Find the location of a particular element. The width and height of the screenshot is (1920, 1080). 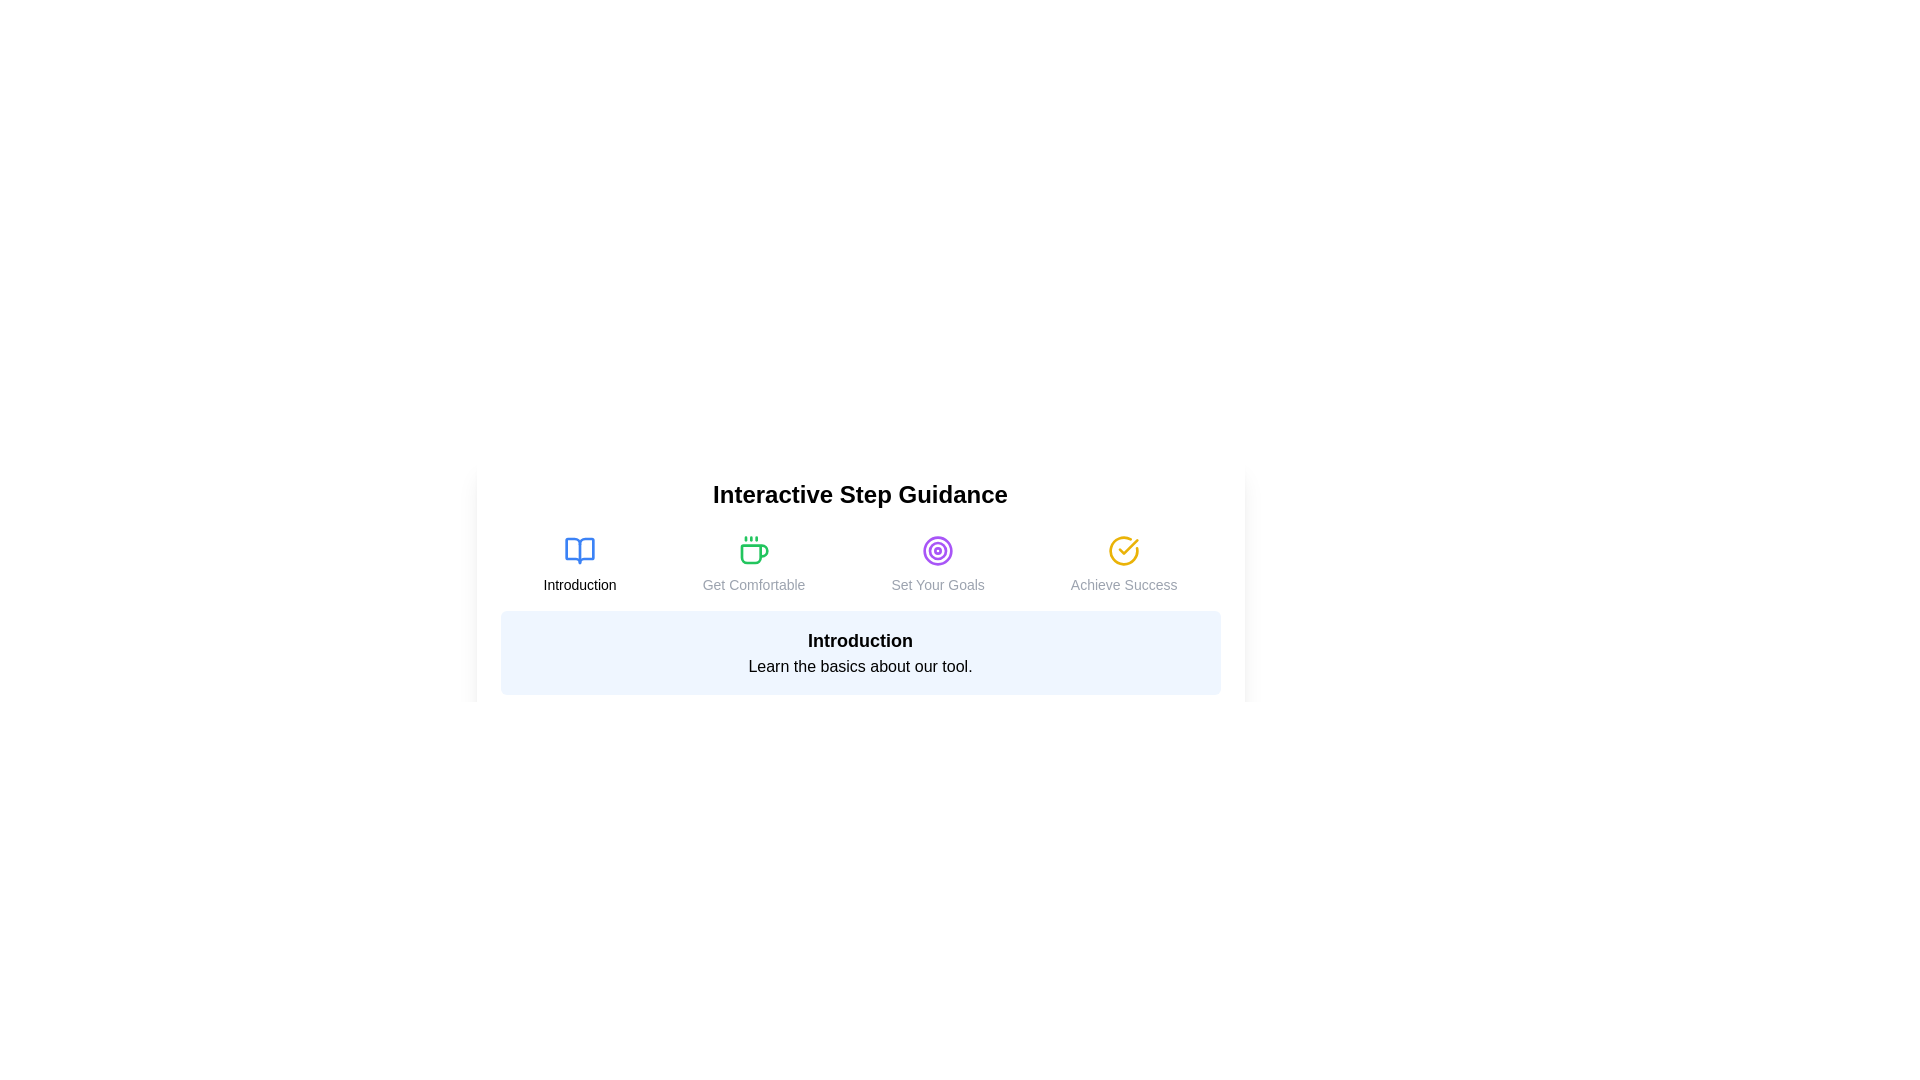

the coffee cup icon, which is a bright green minimalist line art style located above the text label 'Get Comfortable' is located at coordinates (752, 551).